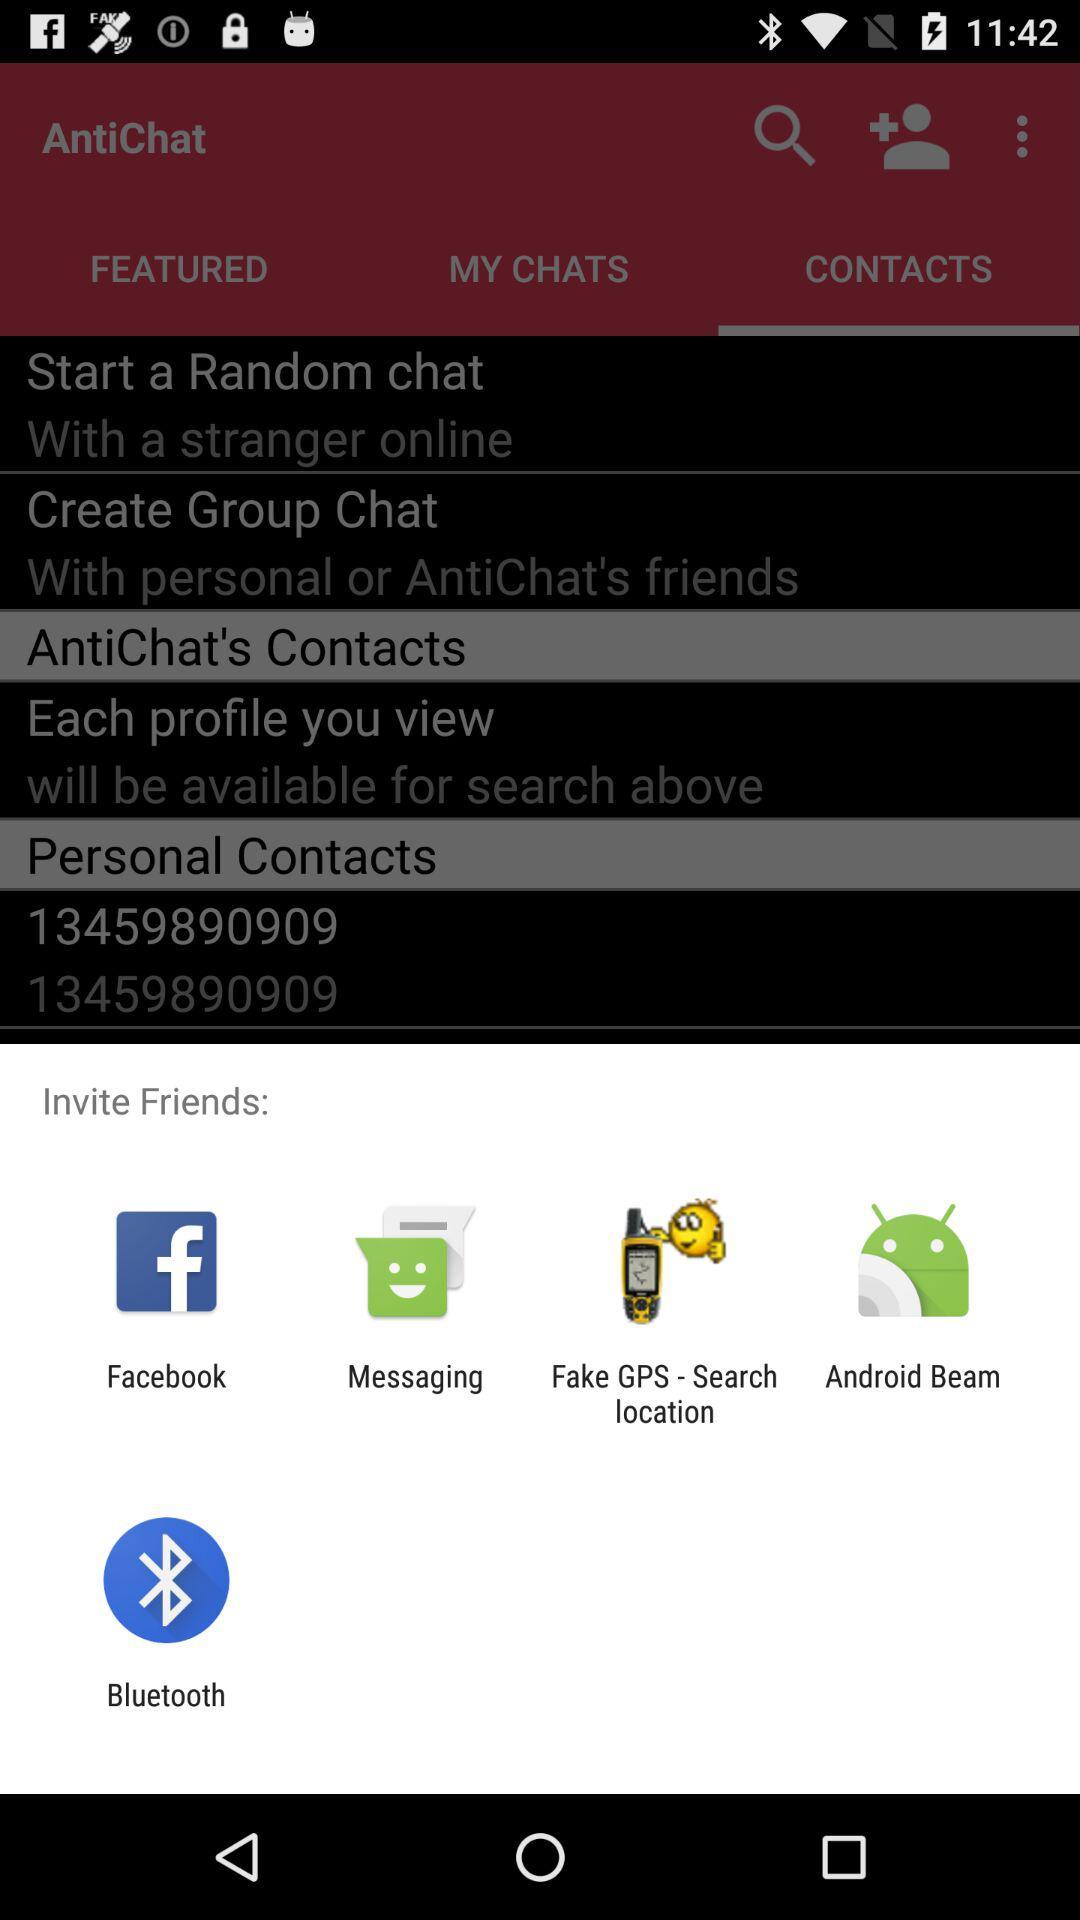  Describe the element at coordinates (414, 1392) in the screenshot. I see `messaging icon` at that location.